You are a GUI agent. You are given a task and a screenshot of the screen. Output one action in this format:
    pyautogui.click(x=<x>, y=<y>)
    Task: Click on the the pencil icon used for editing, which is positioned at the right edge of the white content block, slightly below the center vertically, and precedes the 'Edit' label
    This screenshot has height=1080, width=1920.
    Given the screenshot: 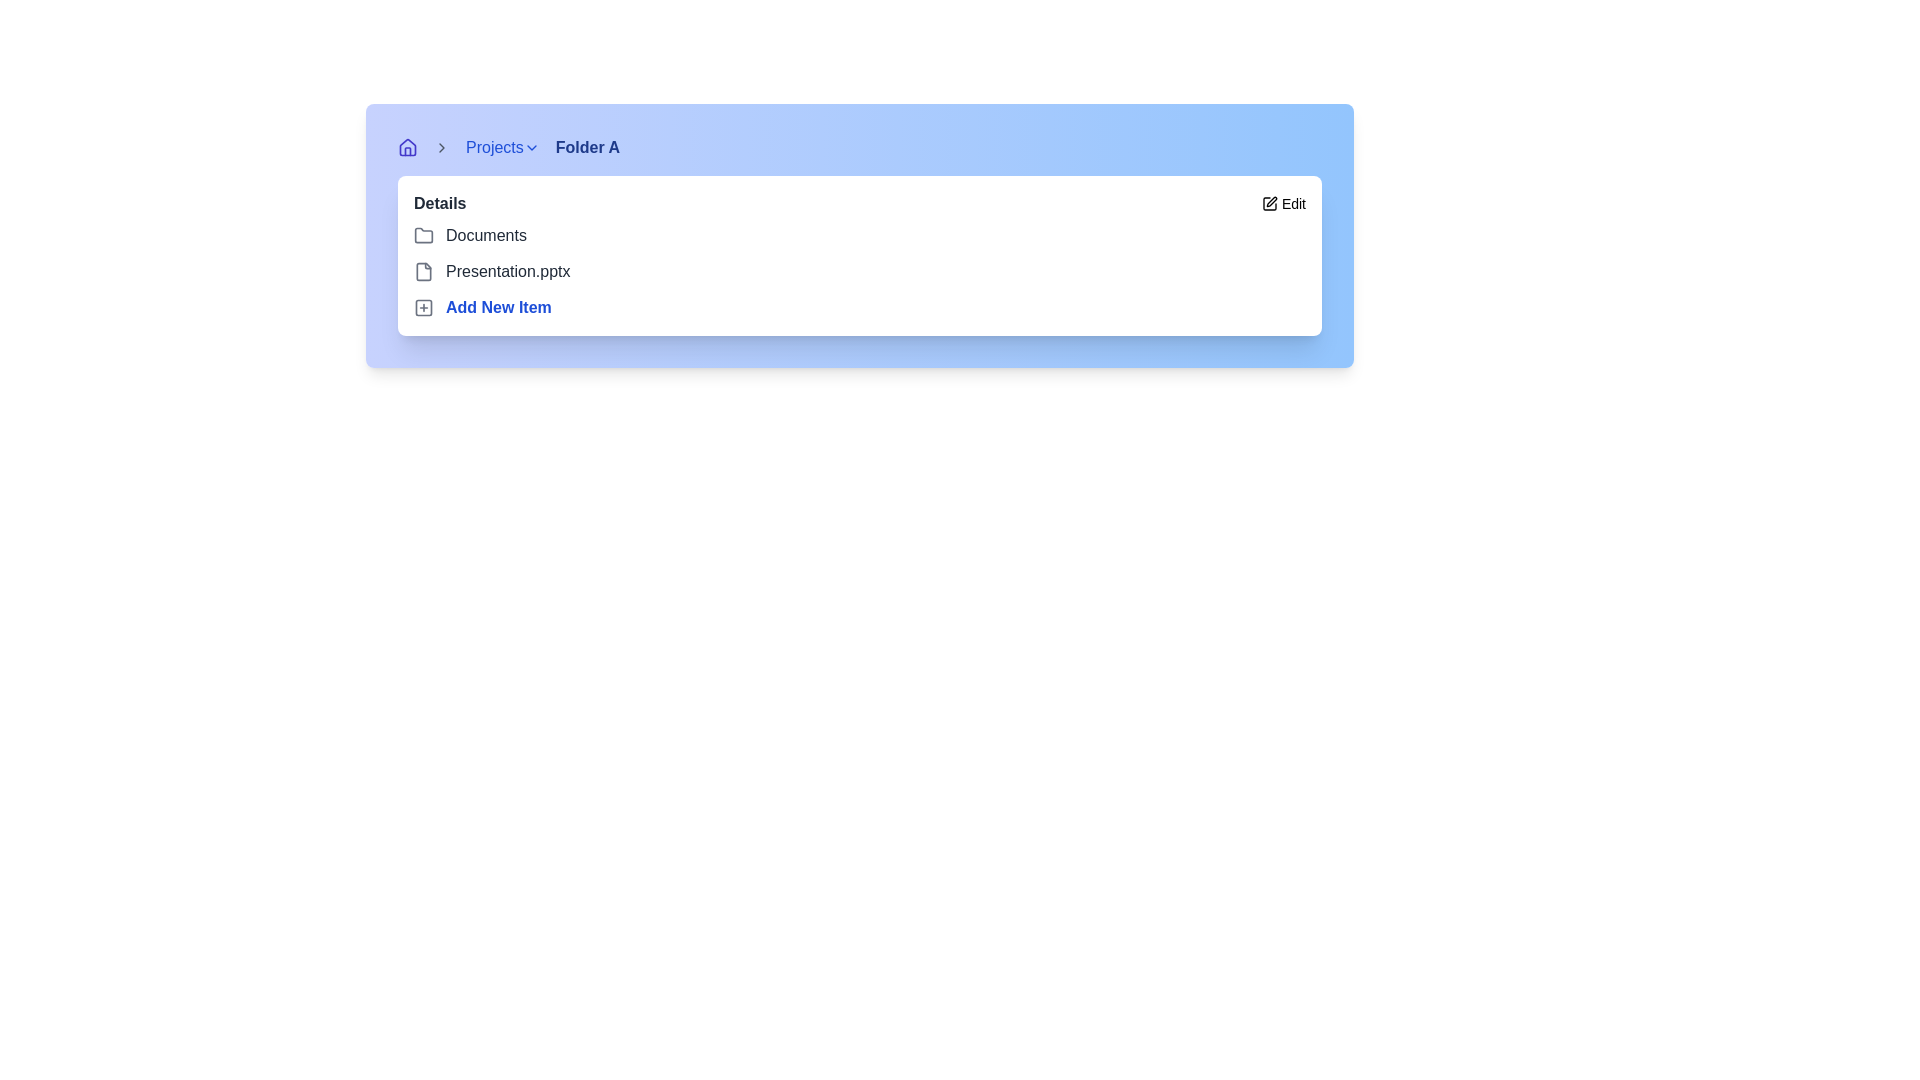 What is the action you would take?
    pyautogui.click(x=1268, y=204)
    